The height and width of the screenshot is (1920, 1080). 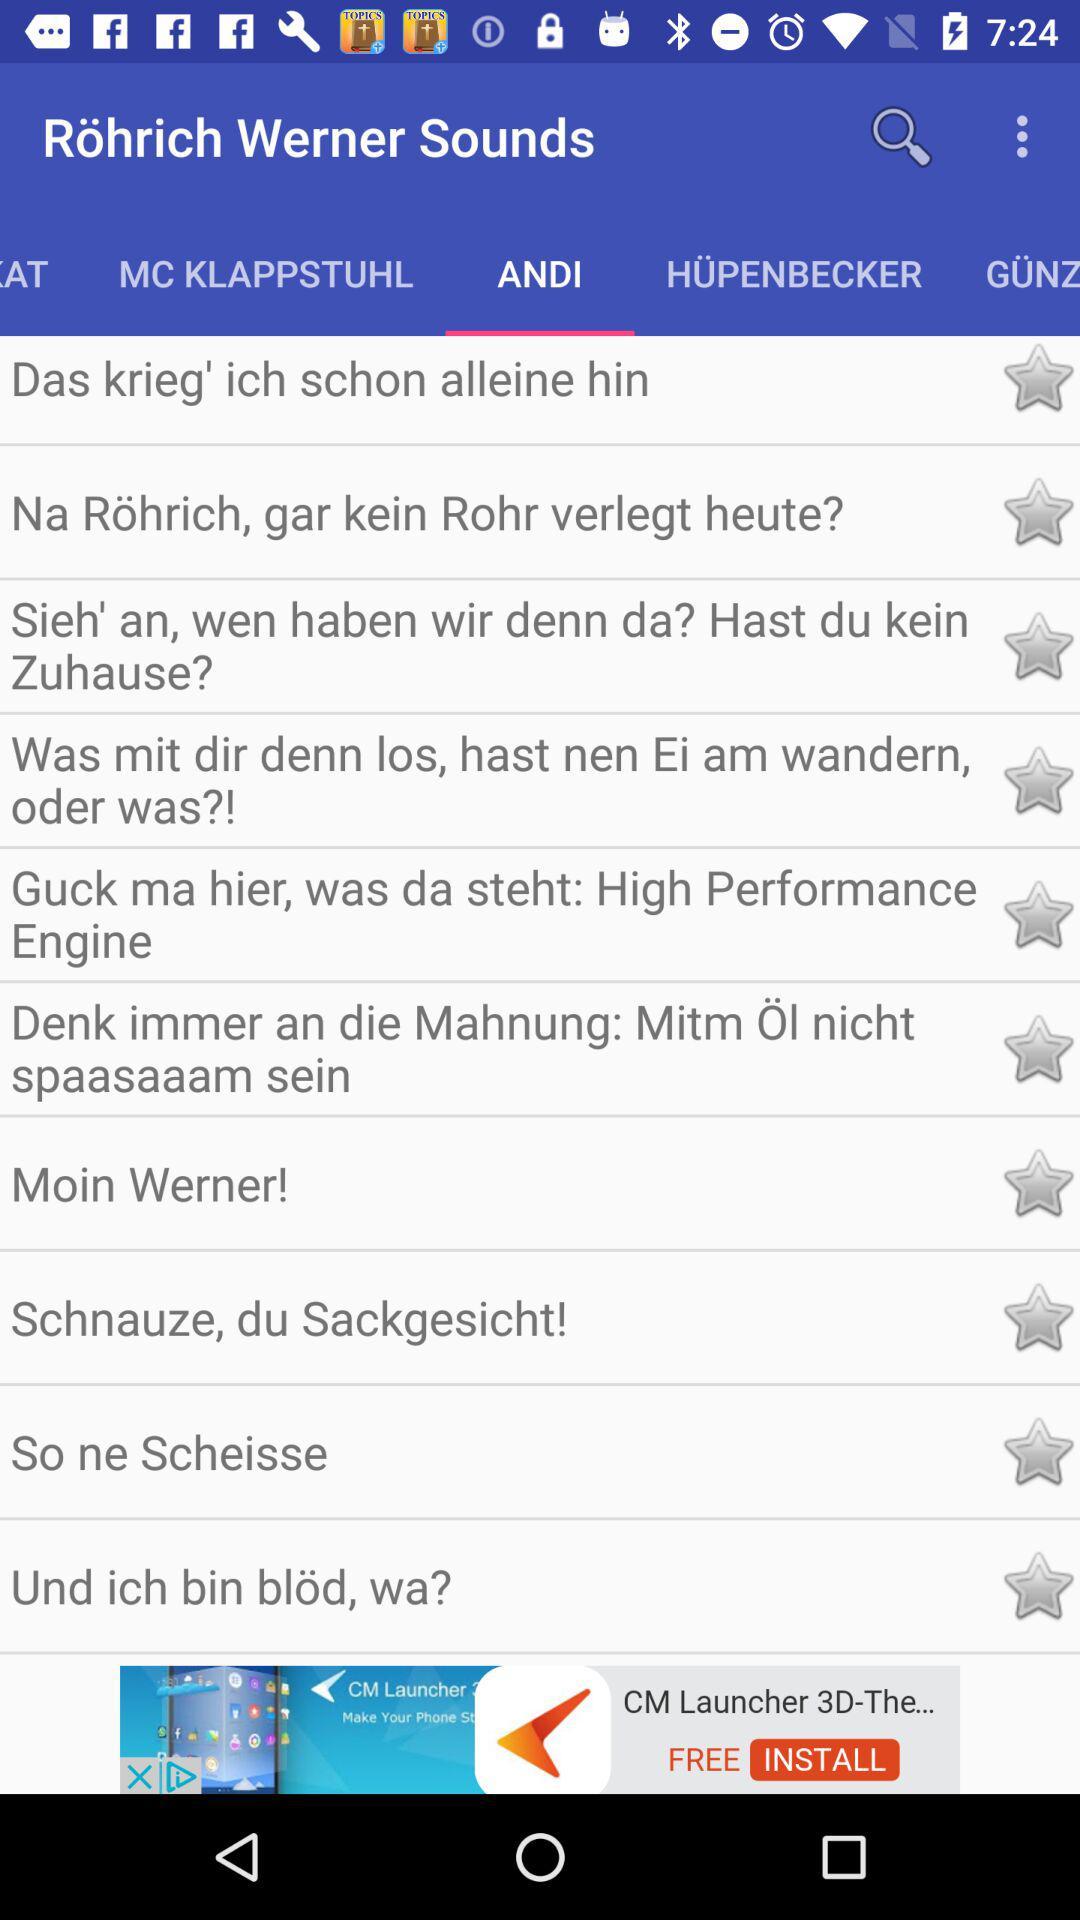 What do you see at coordinates (1036, 1183) in the screenshot?
I see `to favorites` at bounding box center [1036, 1183].